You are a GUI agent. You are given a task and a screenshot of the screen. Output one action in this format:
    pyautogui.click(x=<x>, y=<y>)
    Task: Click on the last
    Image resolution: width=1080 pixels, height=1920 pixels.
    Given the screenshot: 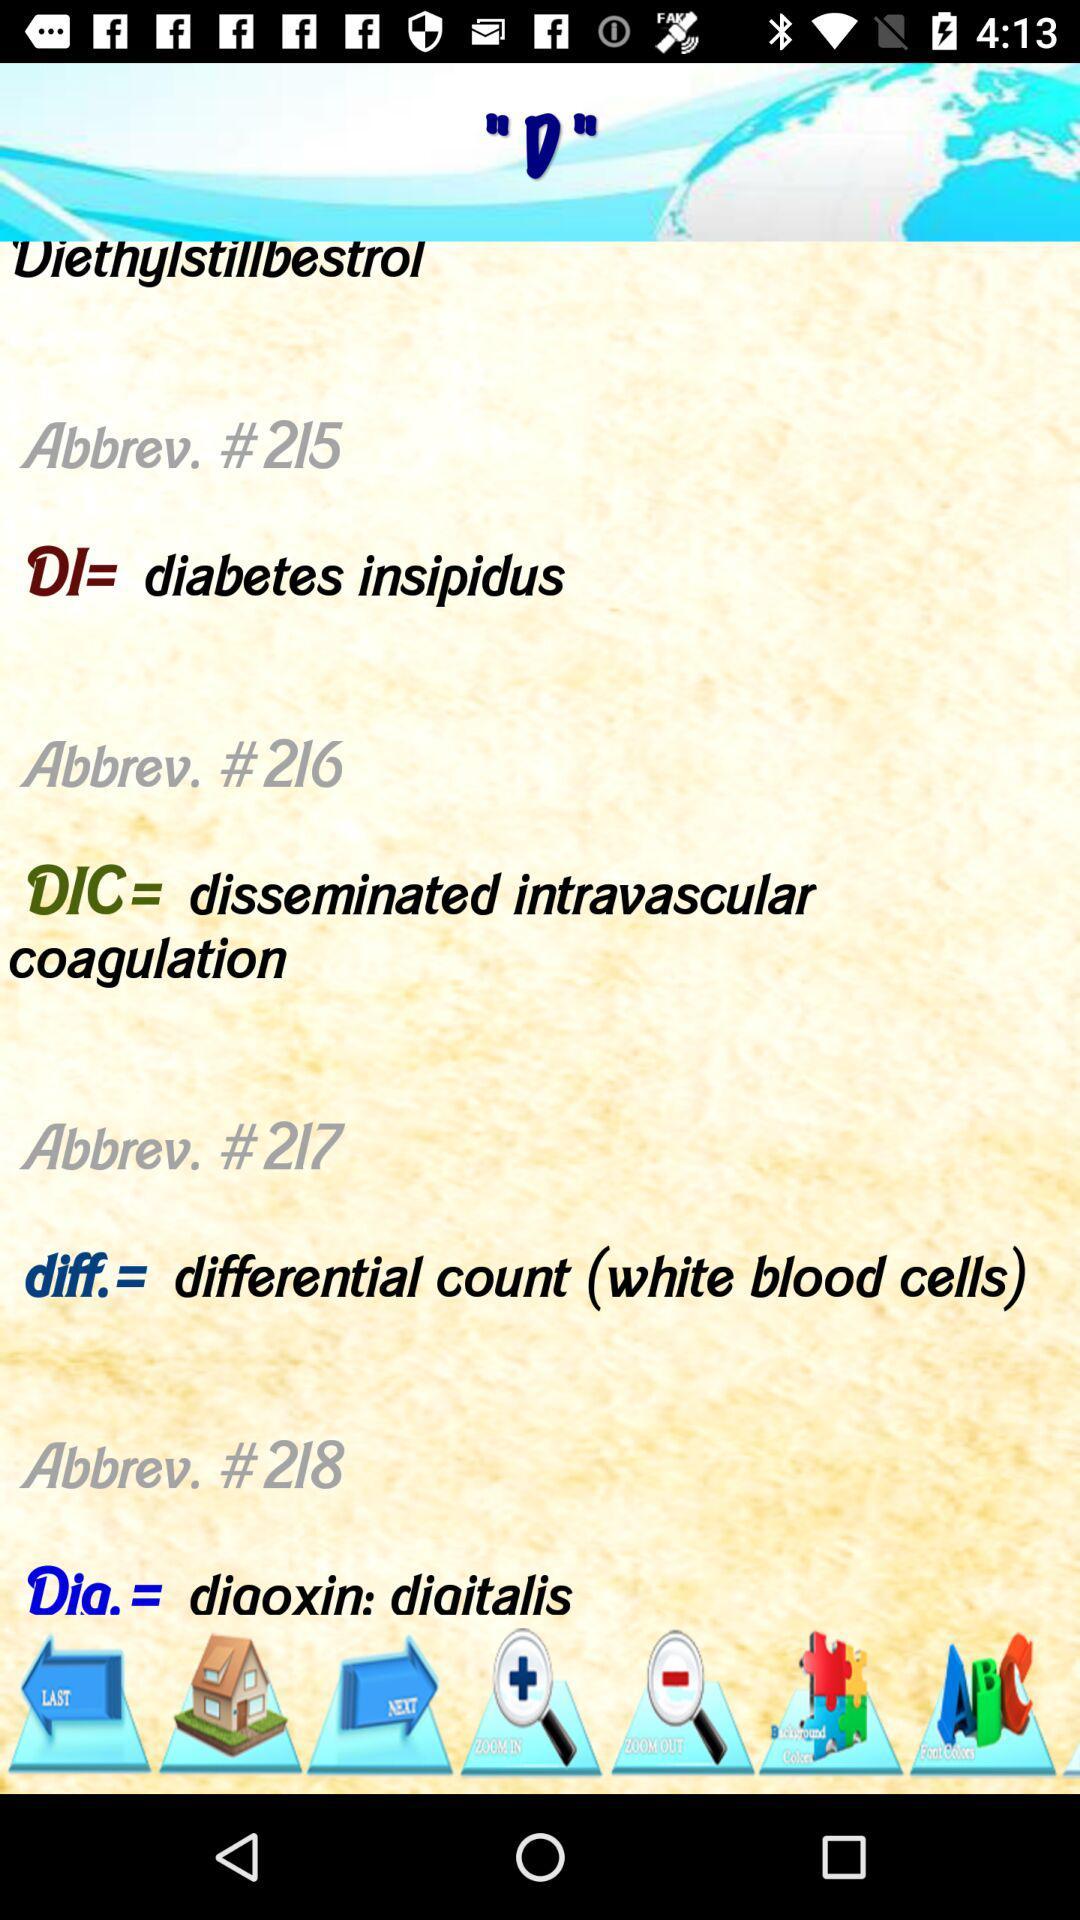 What is the action you would take?
    pyautogui.click(x=77, y=1702)
    